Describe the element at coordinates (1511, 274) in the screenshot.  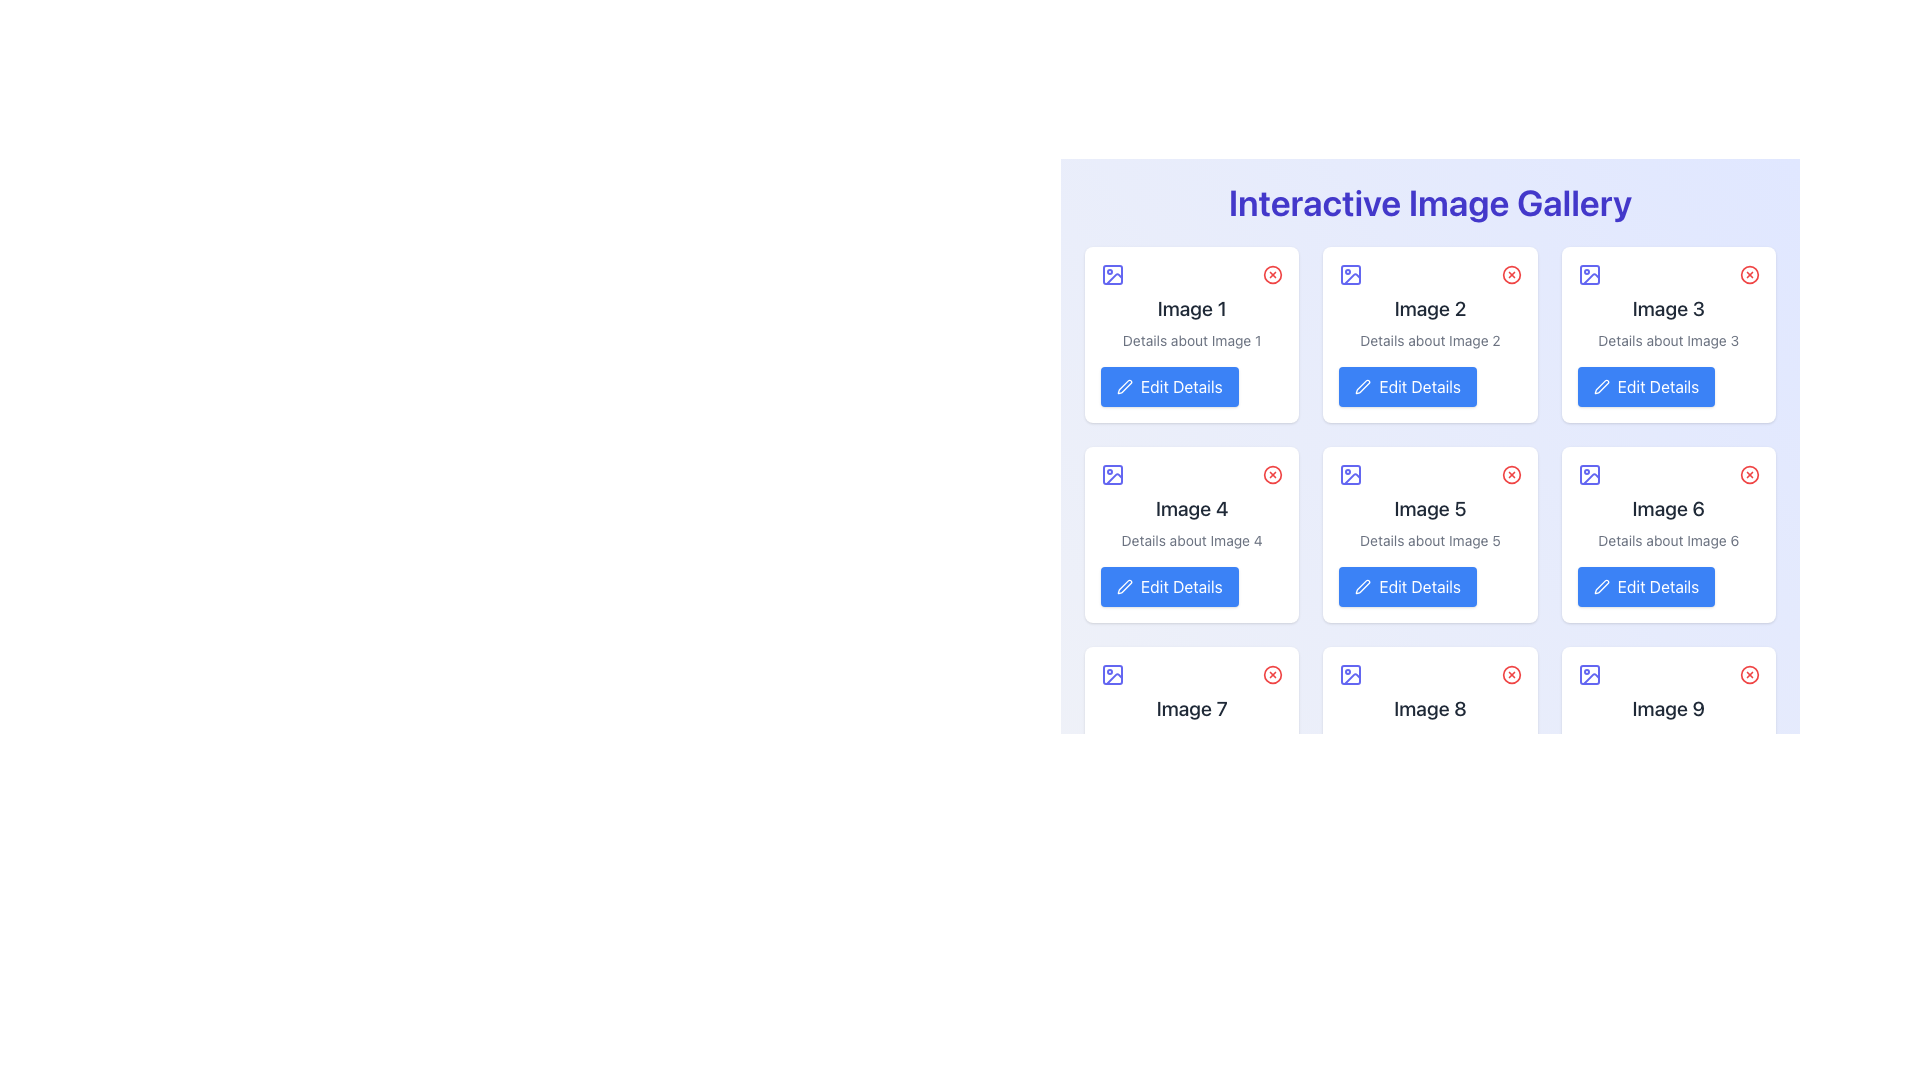
I see `the SVG circle graphical element located in the top-right corner of the second image panel, which serves as a visual indication for a close or delete function` at that location.